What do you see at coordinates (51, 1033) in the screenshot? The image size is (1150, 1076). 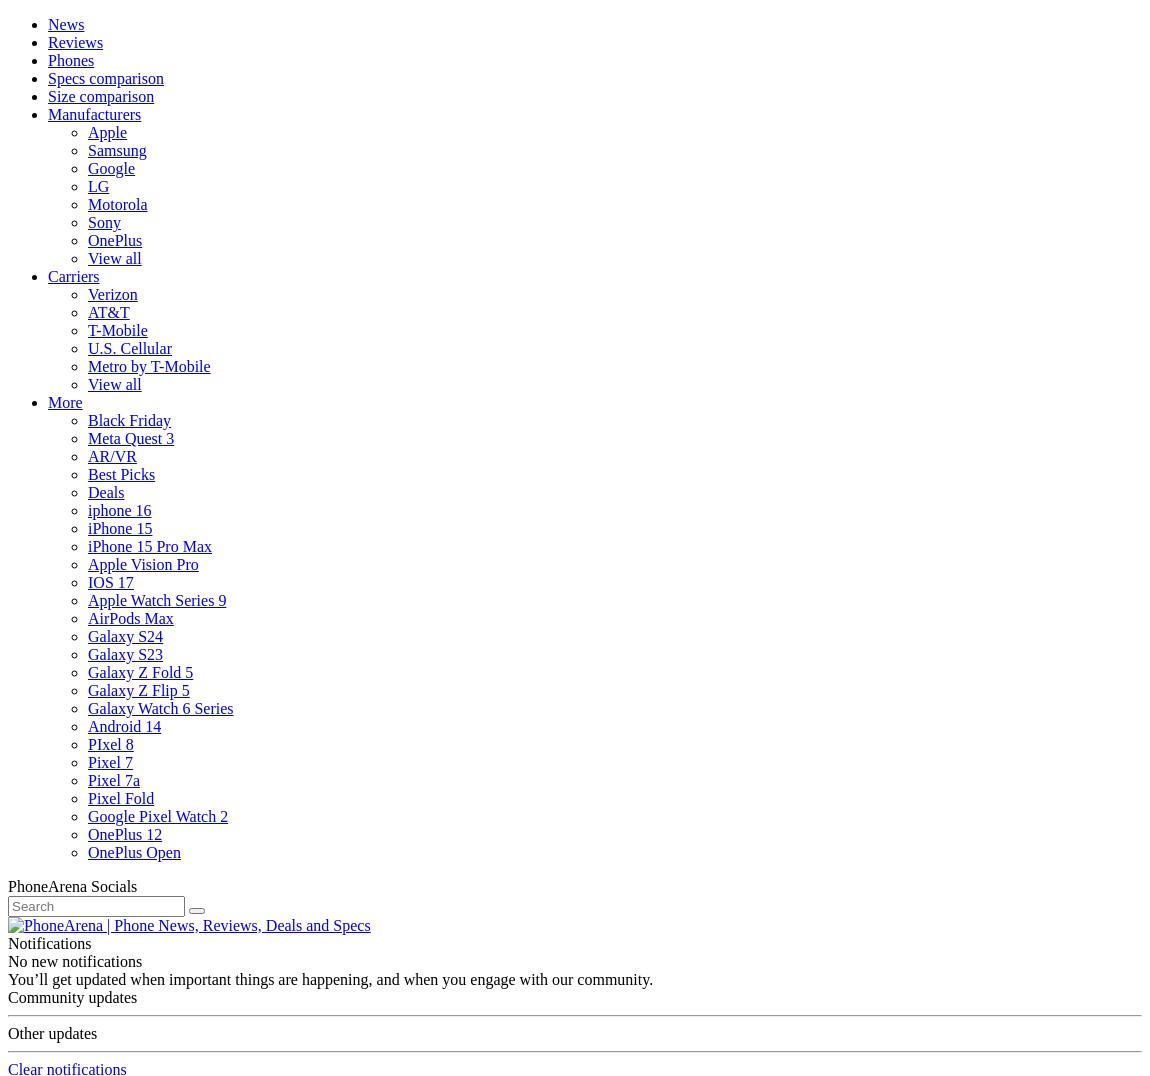 I see `'Other updates'` at bounding box center [51, 1033].